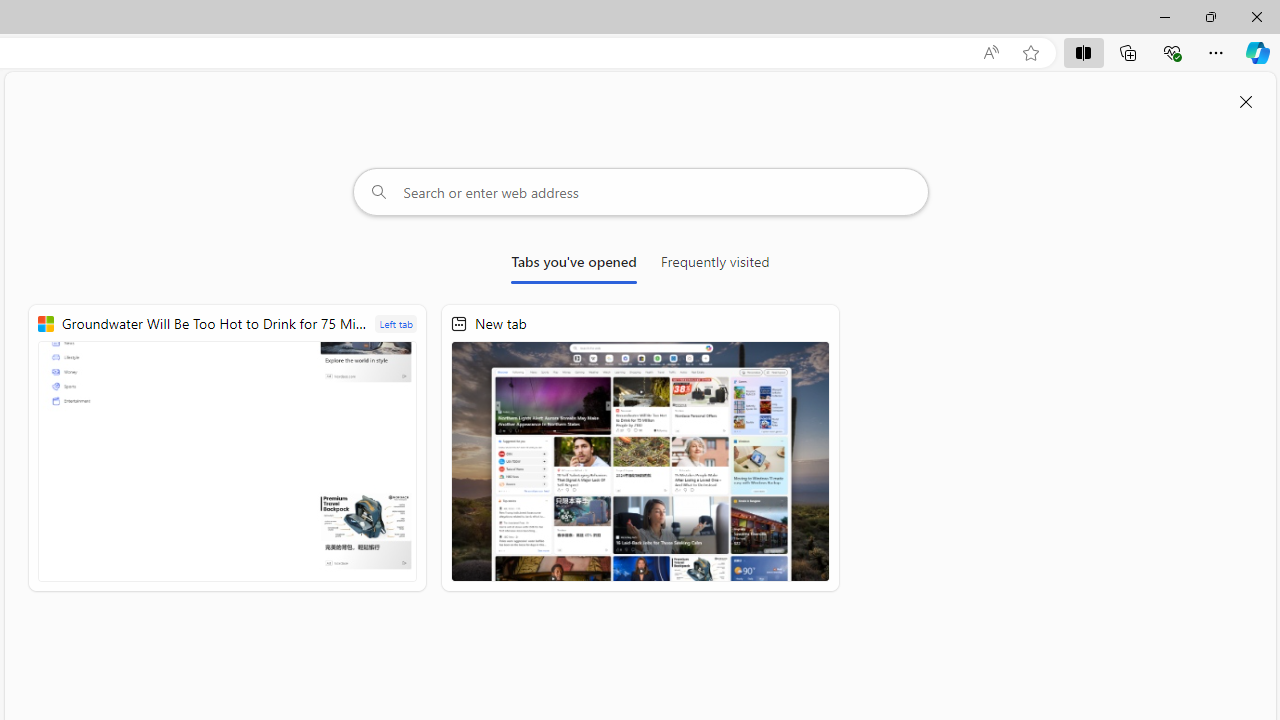  I want to click on 'New tab', so click(640, 447).